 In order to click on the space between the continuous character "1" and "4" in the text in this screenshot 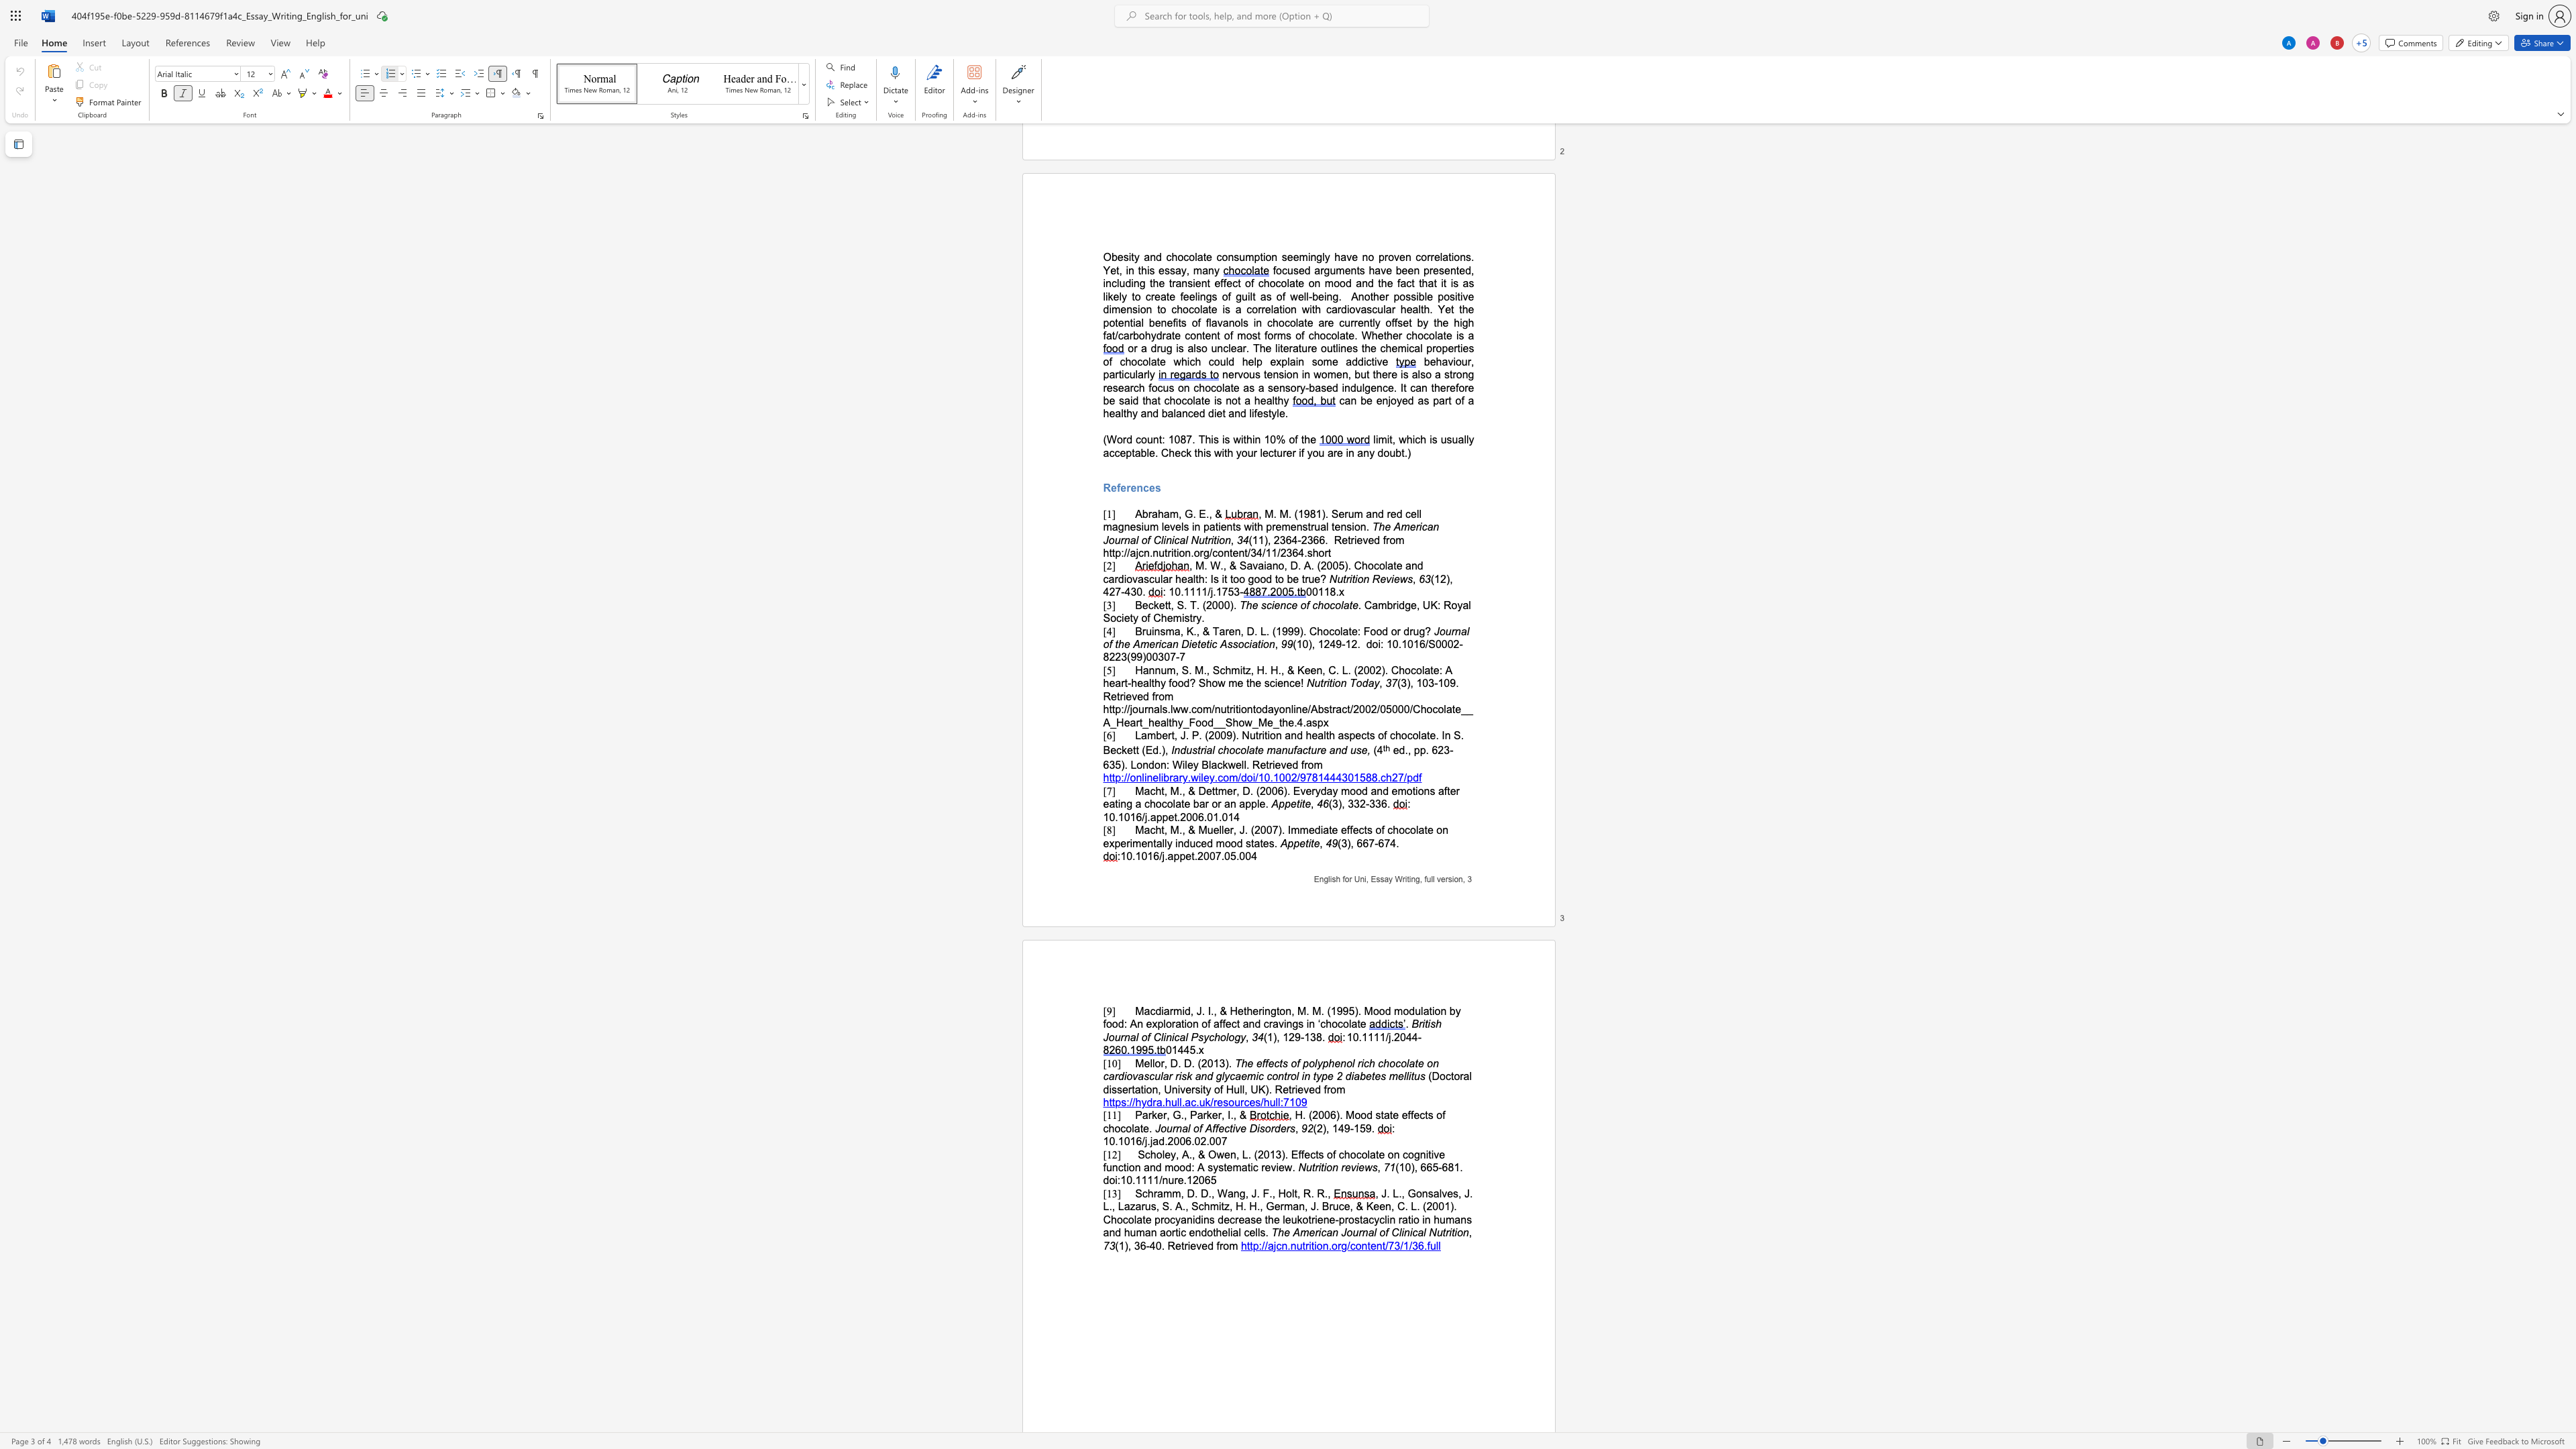, I will do `click(1338, 1128)`.